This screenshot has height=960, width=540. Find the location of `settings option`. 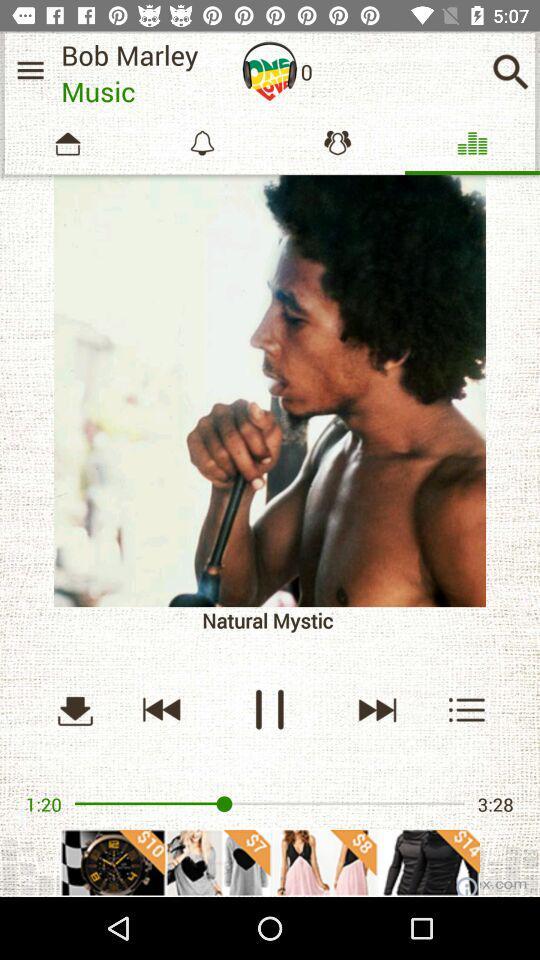

settings option is located at coordinates (29, 70).